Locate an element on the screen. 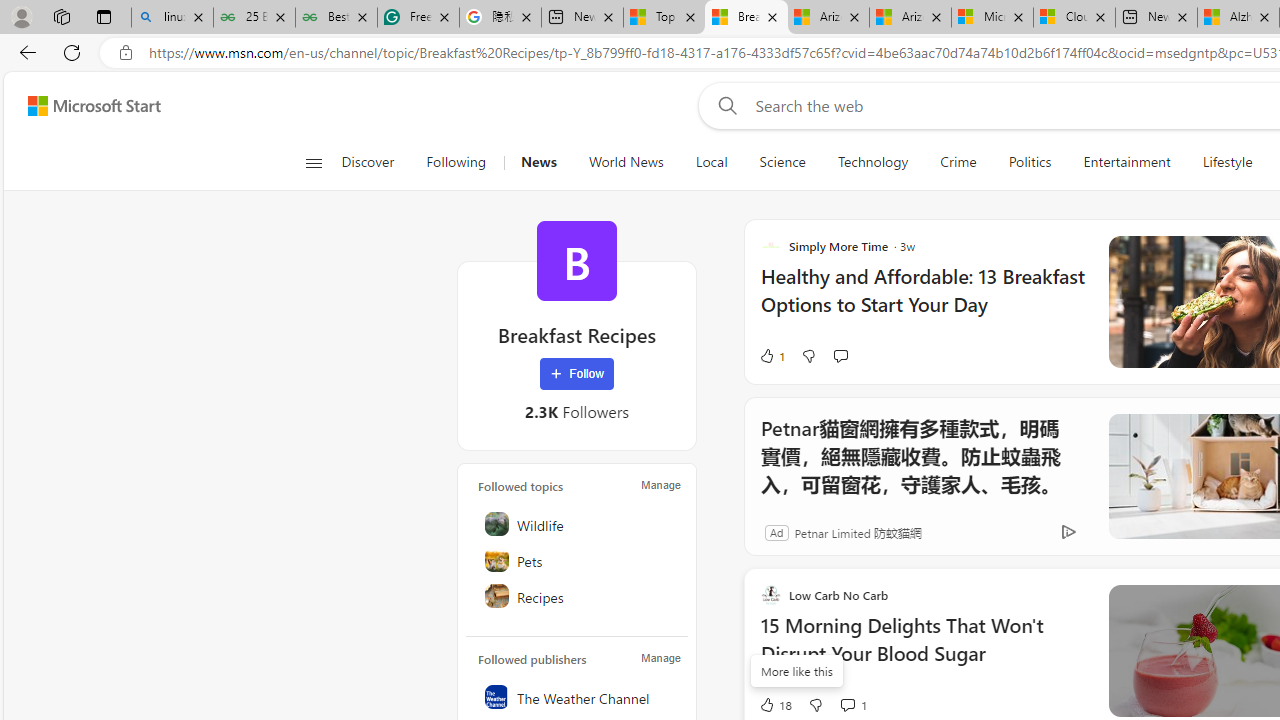 Image resolution: width=1280 pixels, height=720 pixels. 'Politics' is located at coordinates (1029, 162).